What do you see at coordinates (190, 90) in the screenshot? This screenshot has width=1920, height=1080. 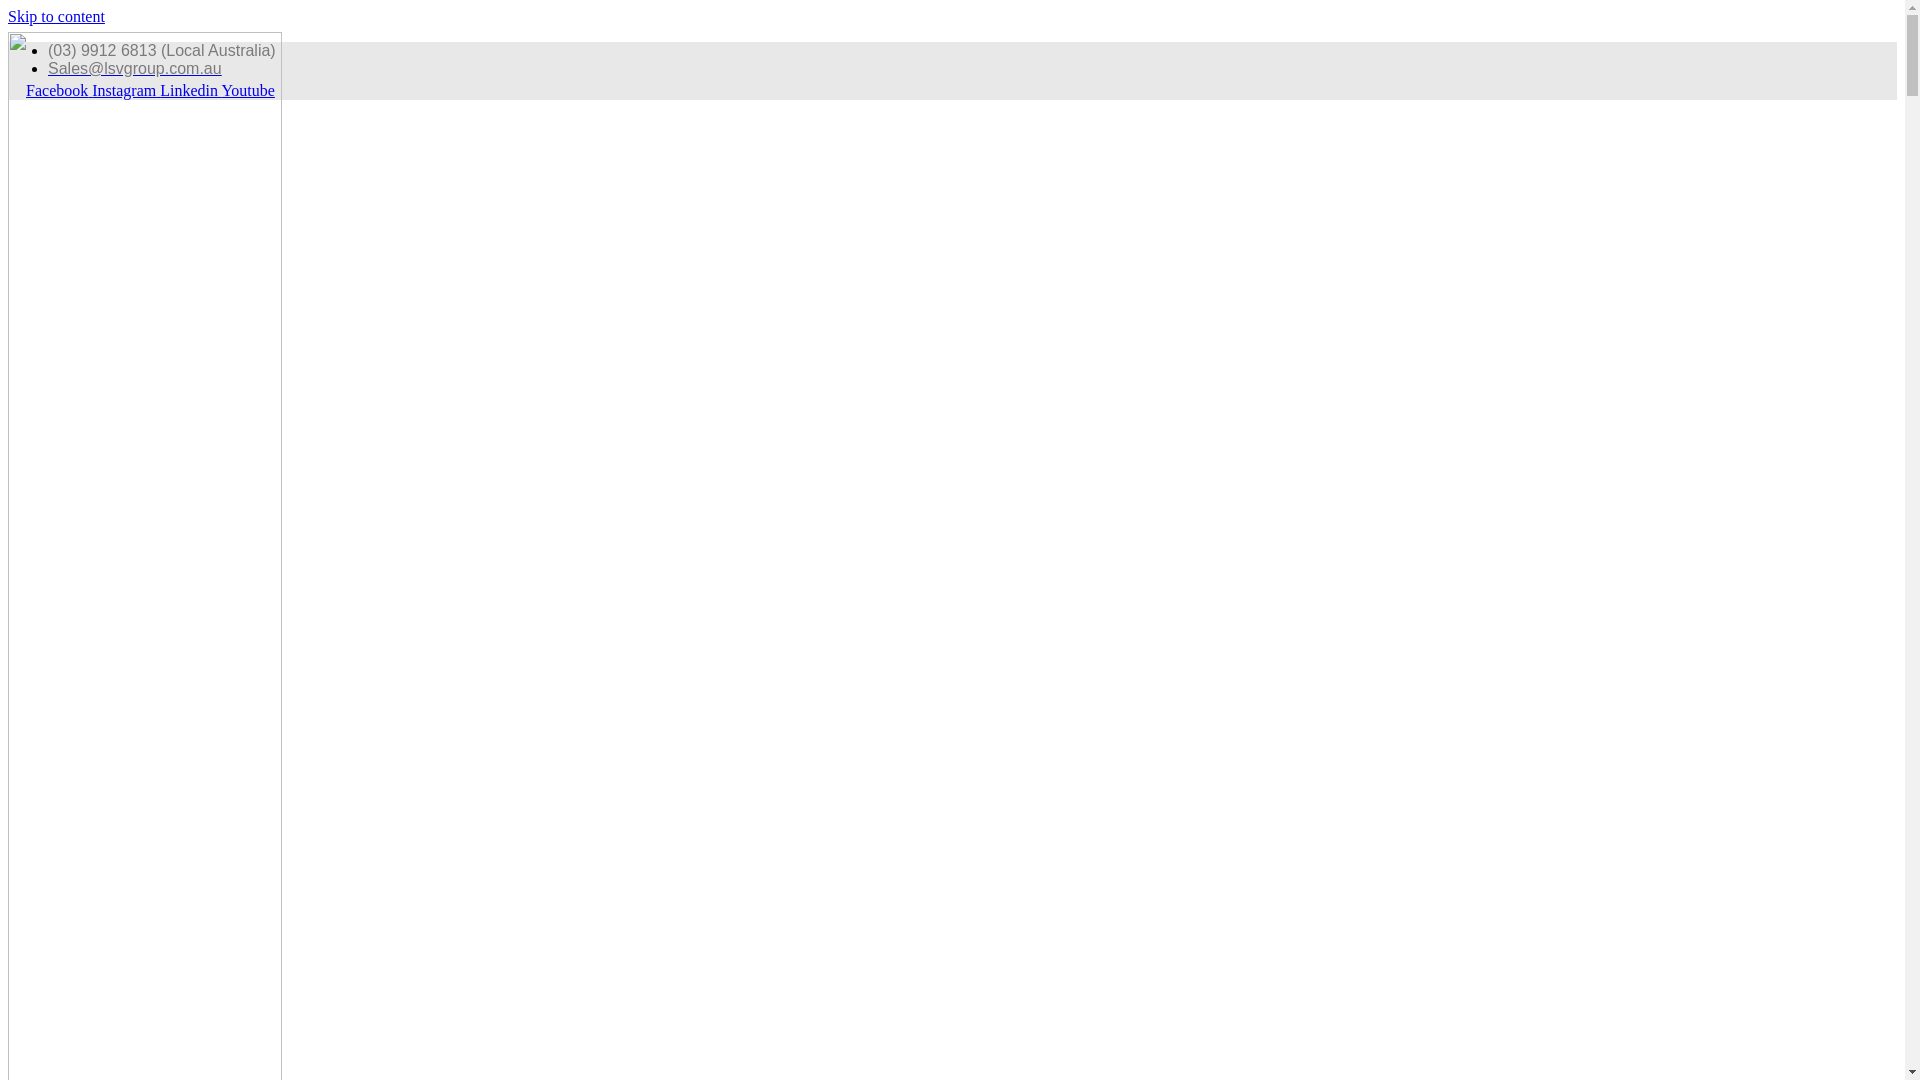 I see `'Linkedin'` at bounding box center [190, 90].